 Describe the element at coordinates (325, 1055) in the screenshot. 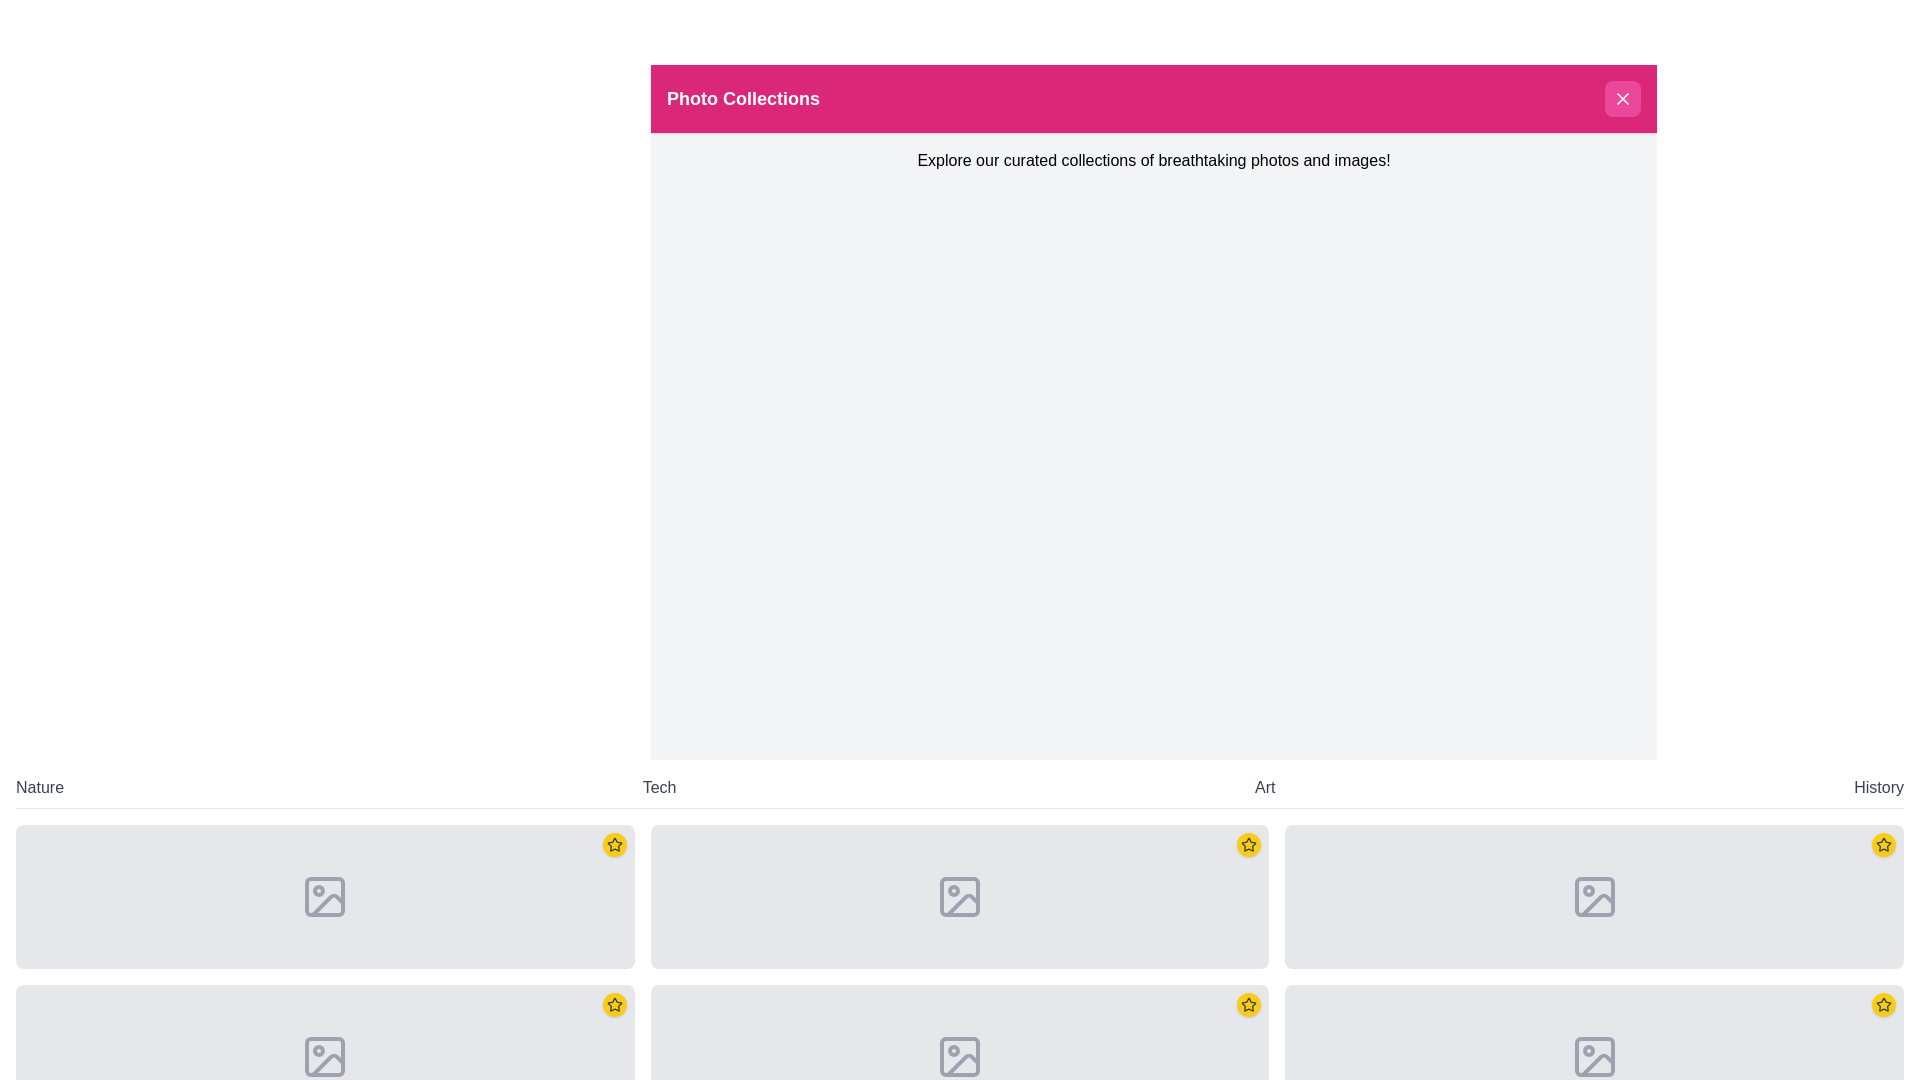

I see `the pale-gray rounded rectangle icon located second in its row below the 'Nature' label` at that location.